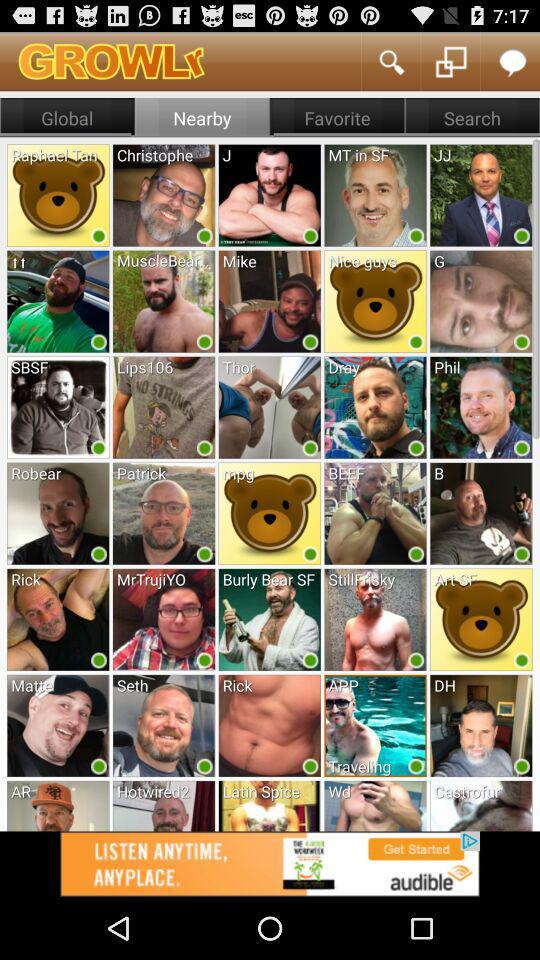 The image size is (540, 960). What do you see at coordinates (480, 194) in the screenshot?
I see `the image which is below search` at bounding box center [480, 194].